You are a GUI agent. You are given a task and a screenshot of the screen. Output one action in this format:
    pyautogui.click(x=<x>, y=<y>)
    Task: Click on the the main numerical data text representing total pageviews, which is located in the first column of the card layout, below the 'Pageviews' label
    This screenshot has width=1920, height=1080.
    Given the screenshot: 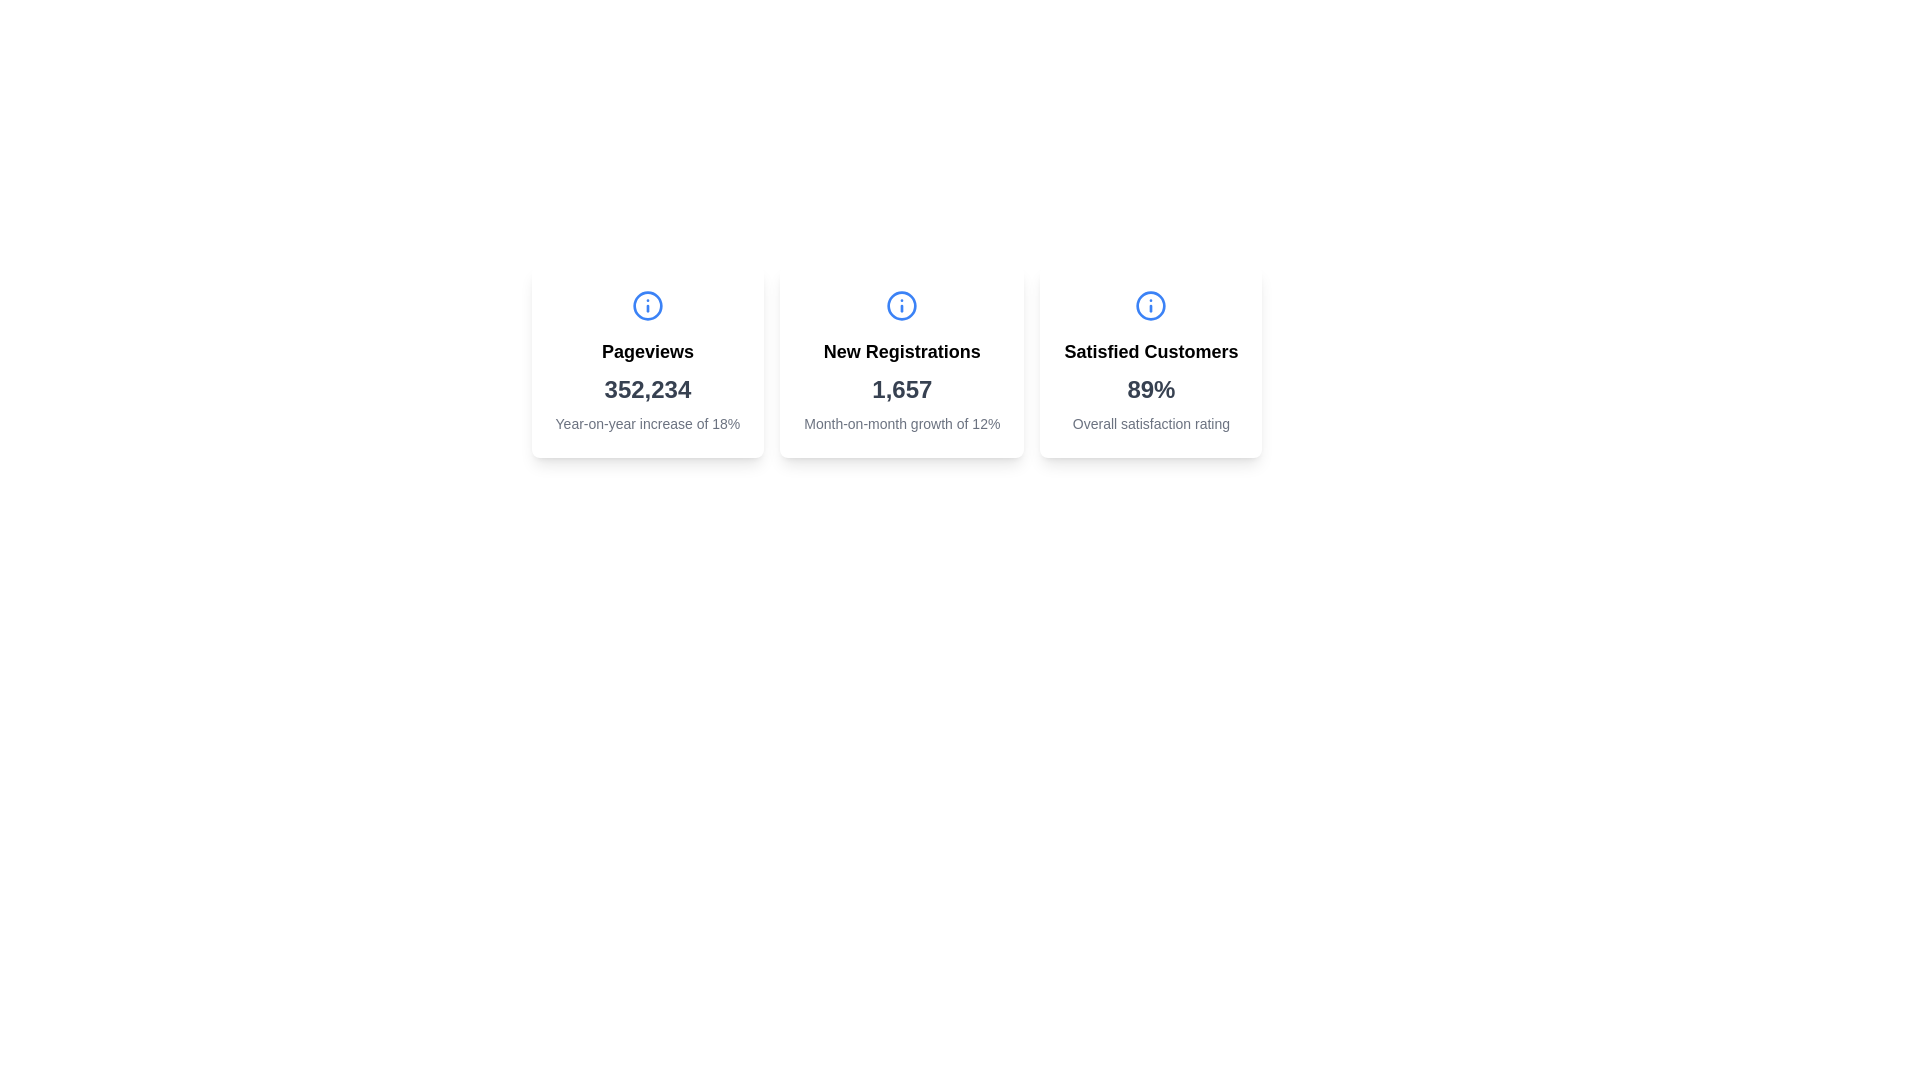 What is the action you would take?
    pyautogui.click(x=648, y=389)
    